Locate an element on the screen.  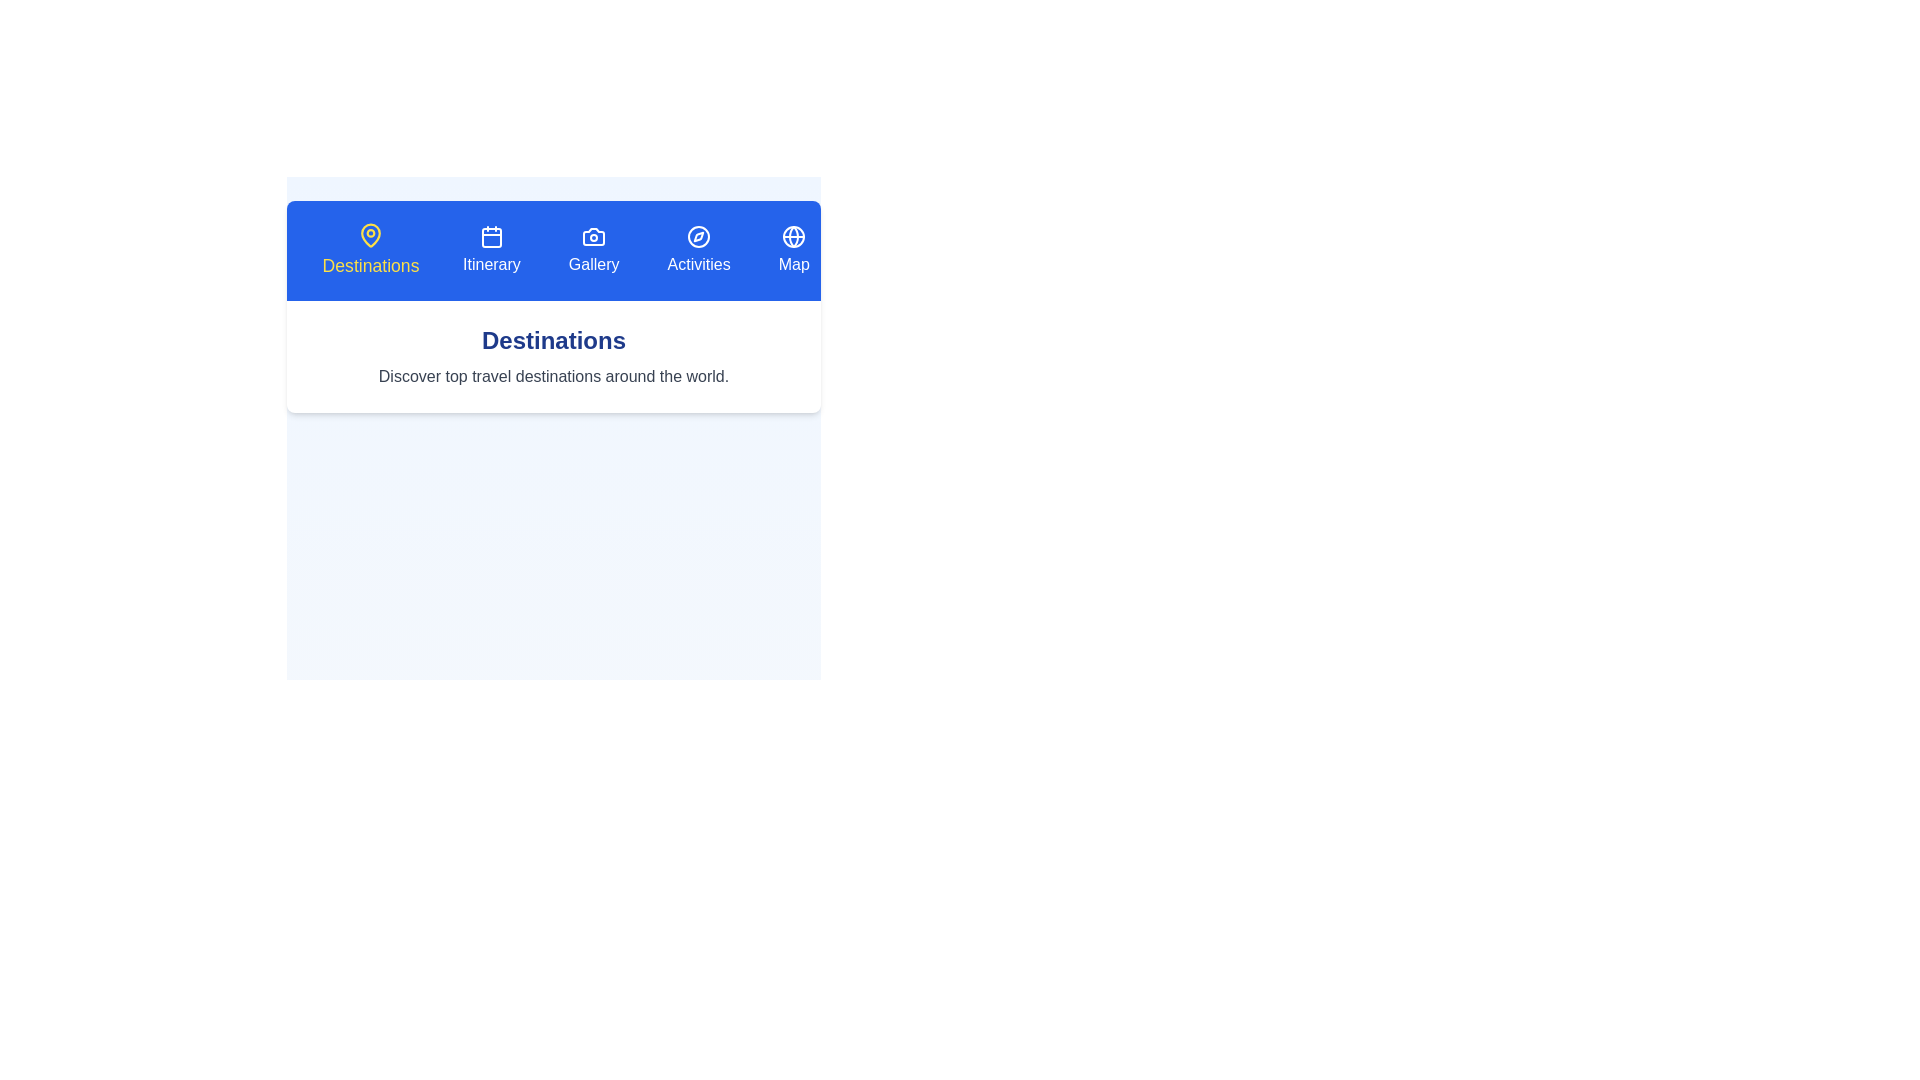
text content displayed in the composite element containing navigation tabs and a textual display area, which shows the title 'Destinations' and the descriptive text 'Discover top travel destinations around the world.' is located at coordinates (553, 415).